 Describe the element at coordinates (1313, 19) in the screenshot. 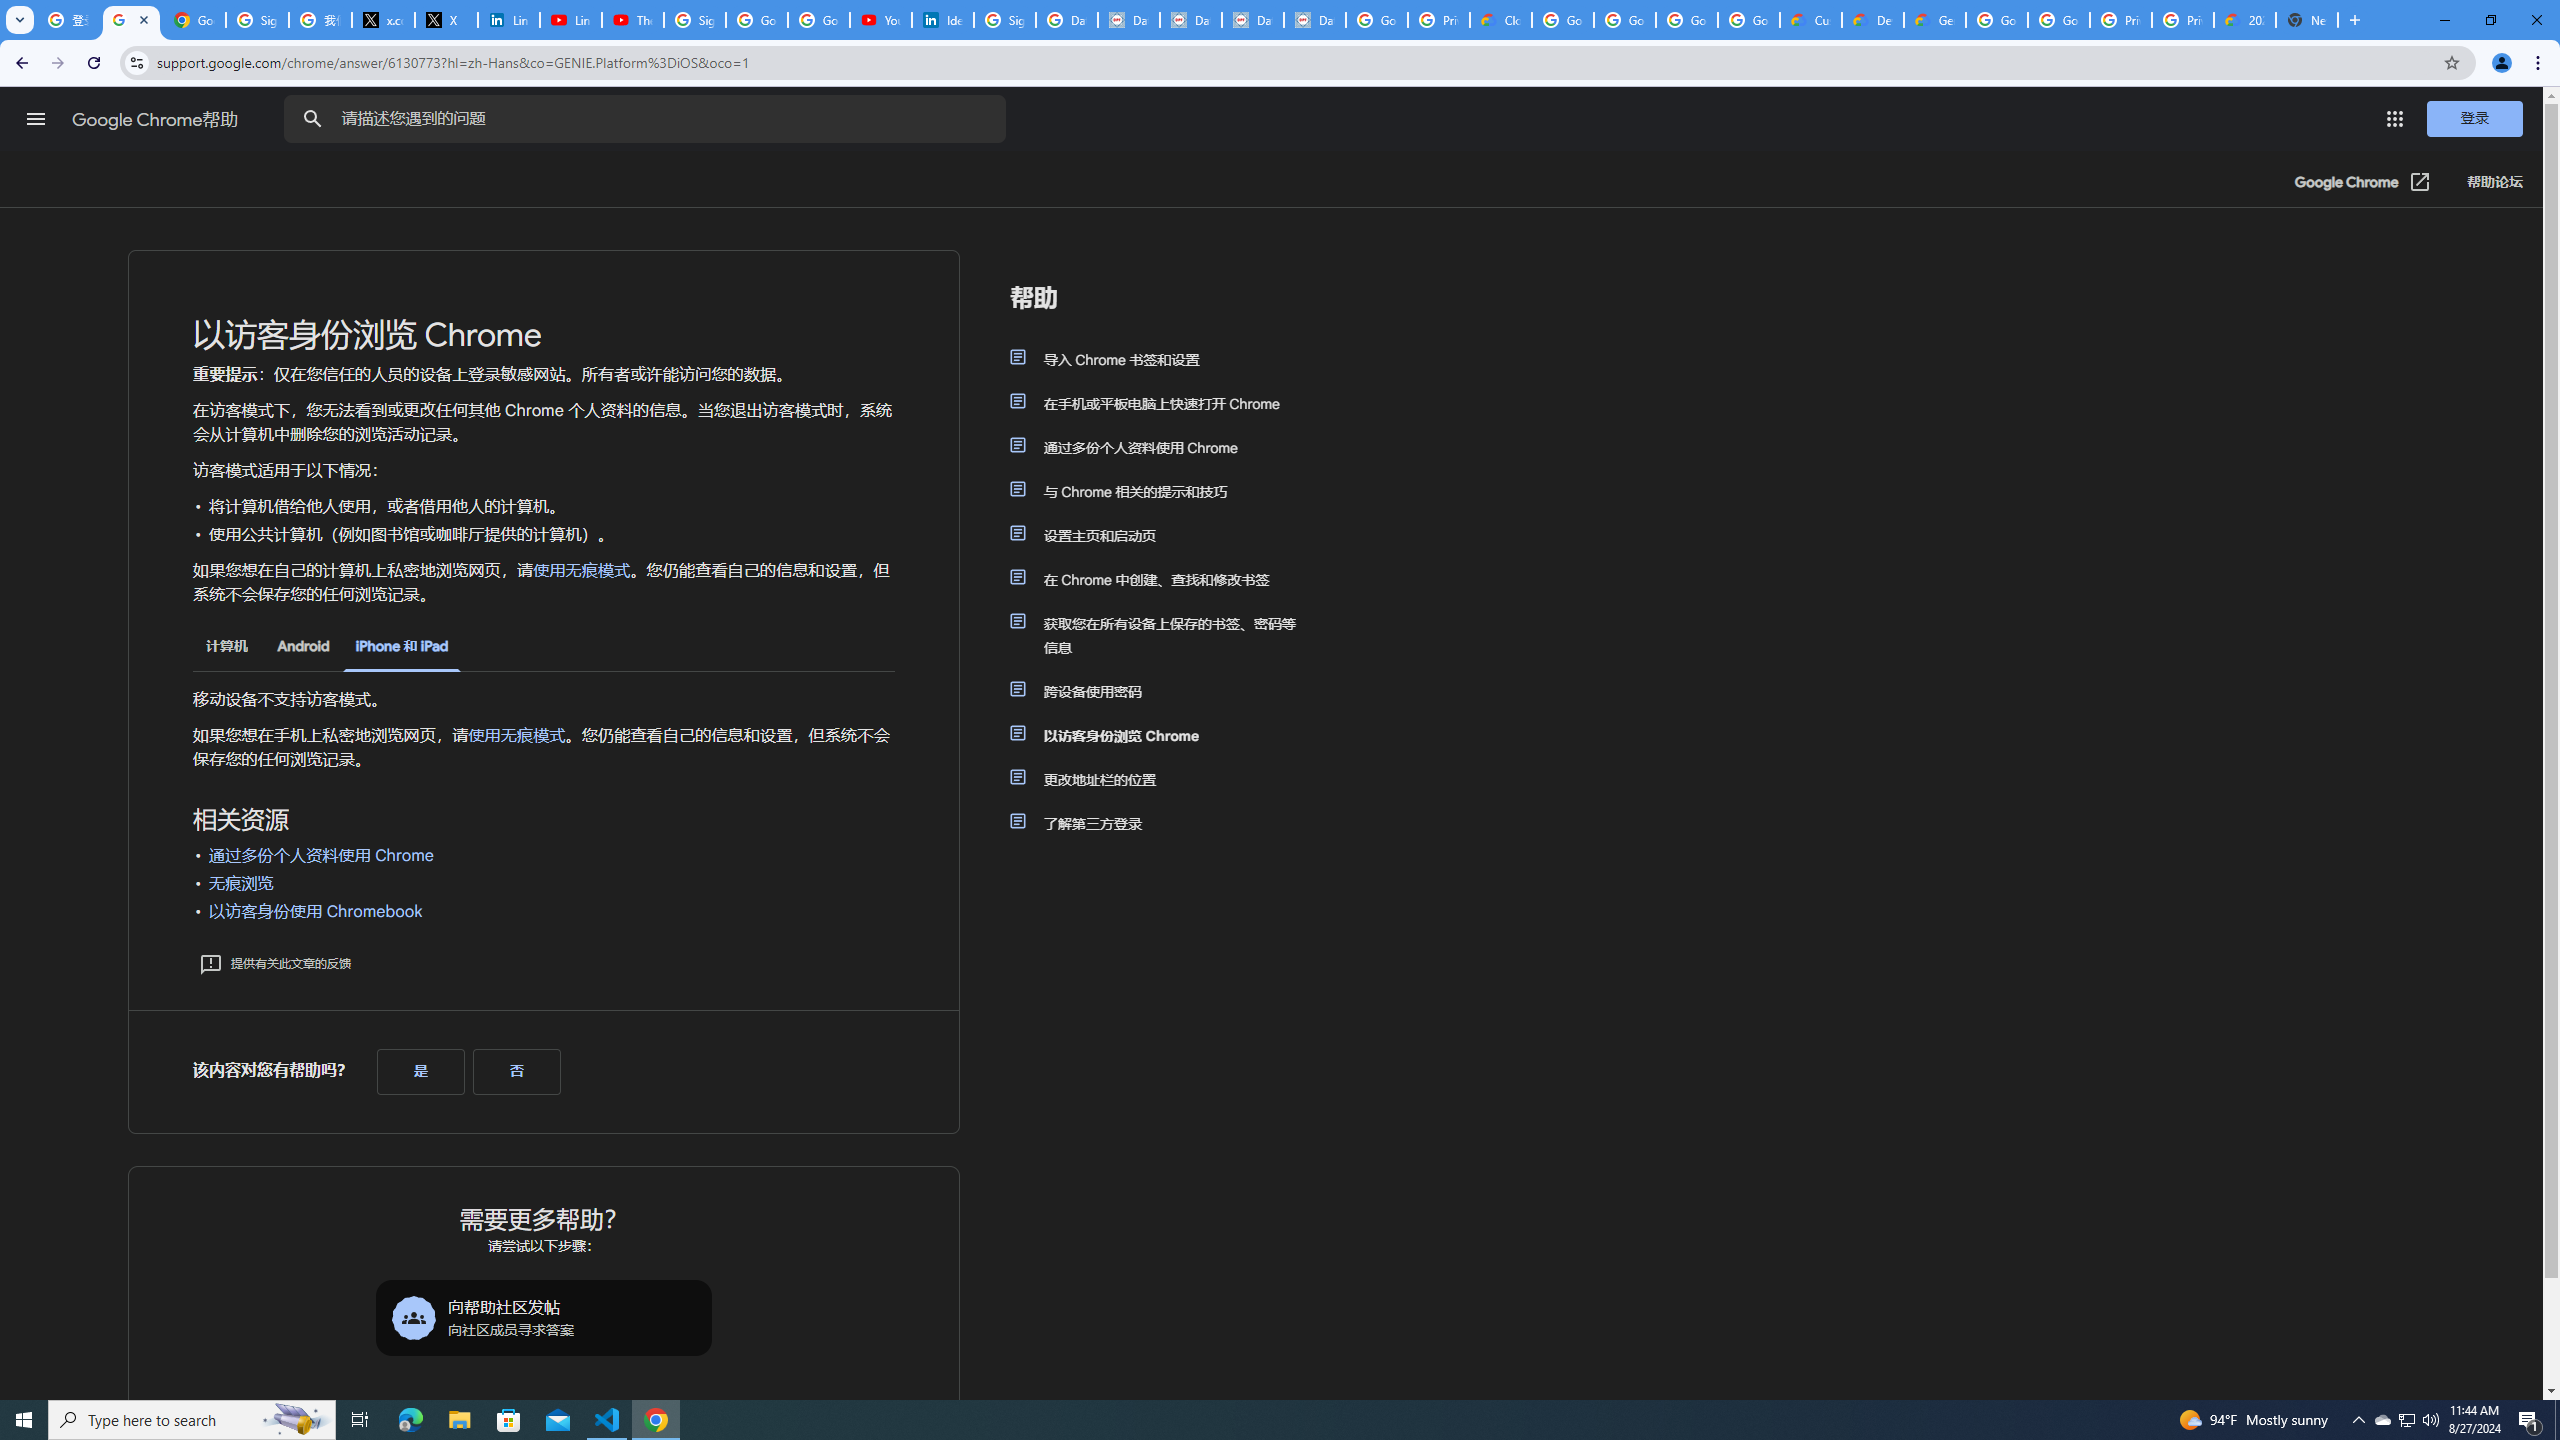

I see `'Data Privacy Framework'` at that location.